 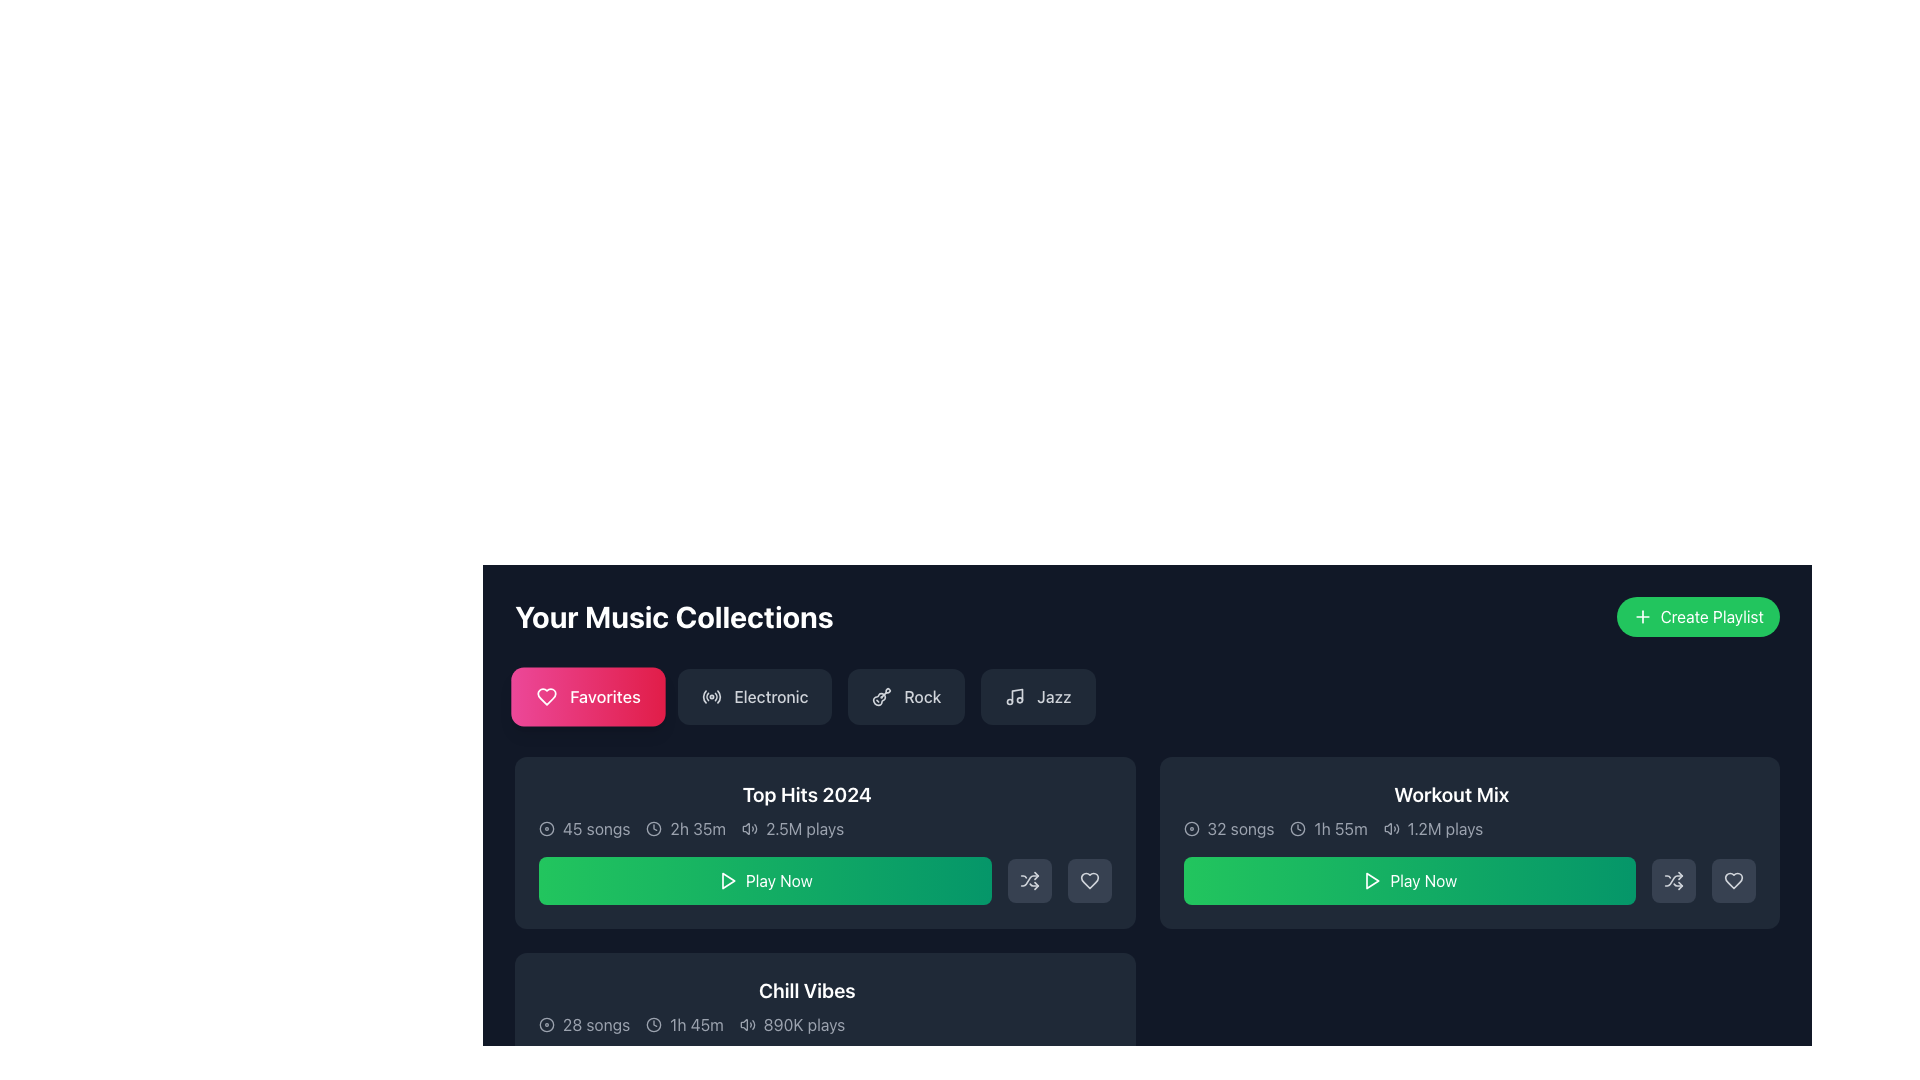 I want to click on play count displayed as '2.5M plays', which is aligned to the left and is the third item under the 'Top Hits 2024' heading, so click(x=792, y=829).